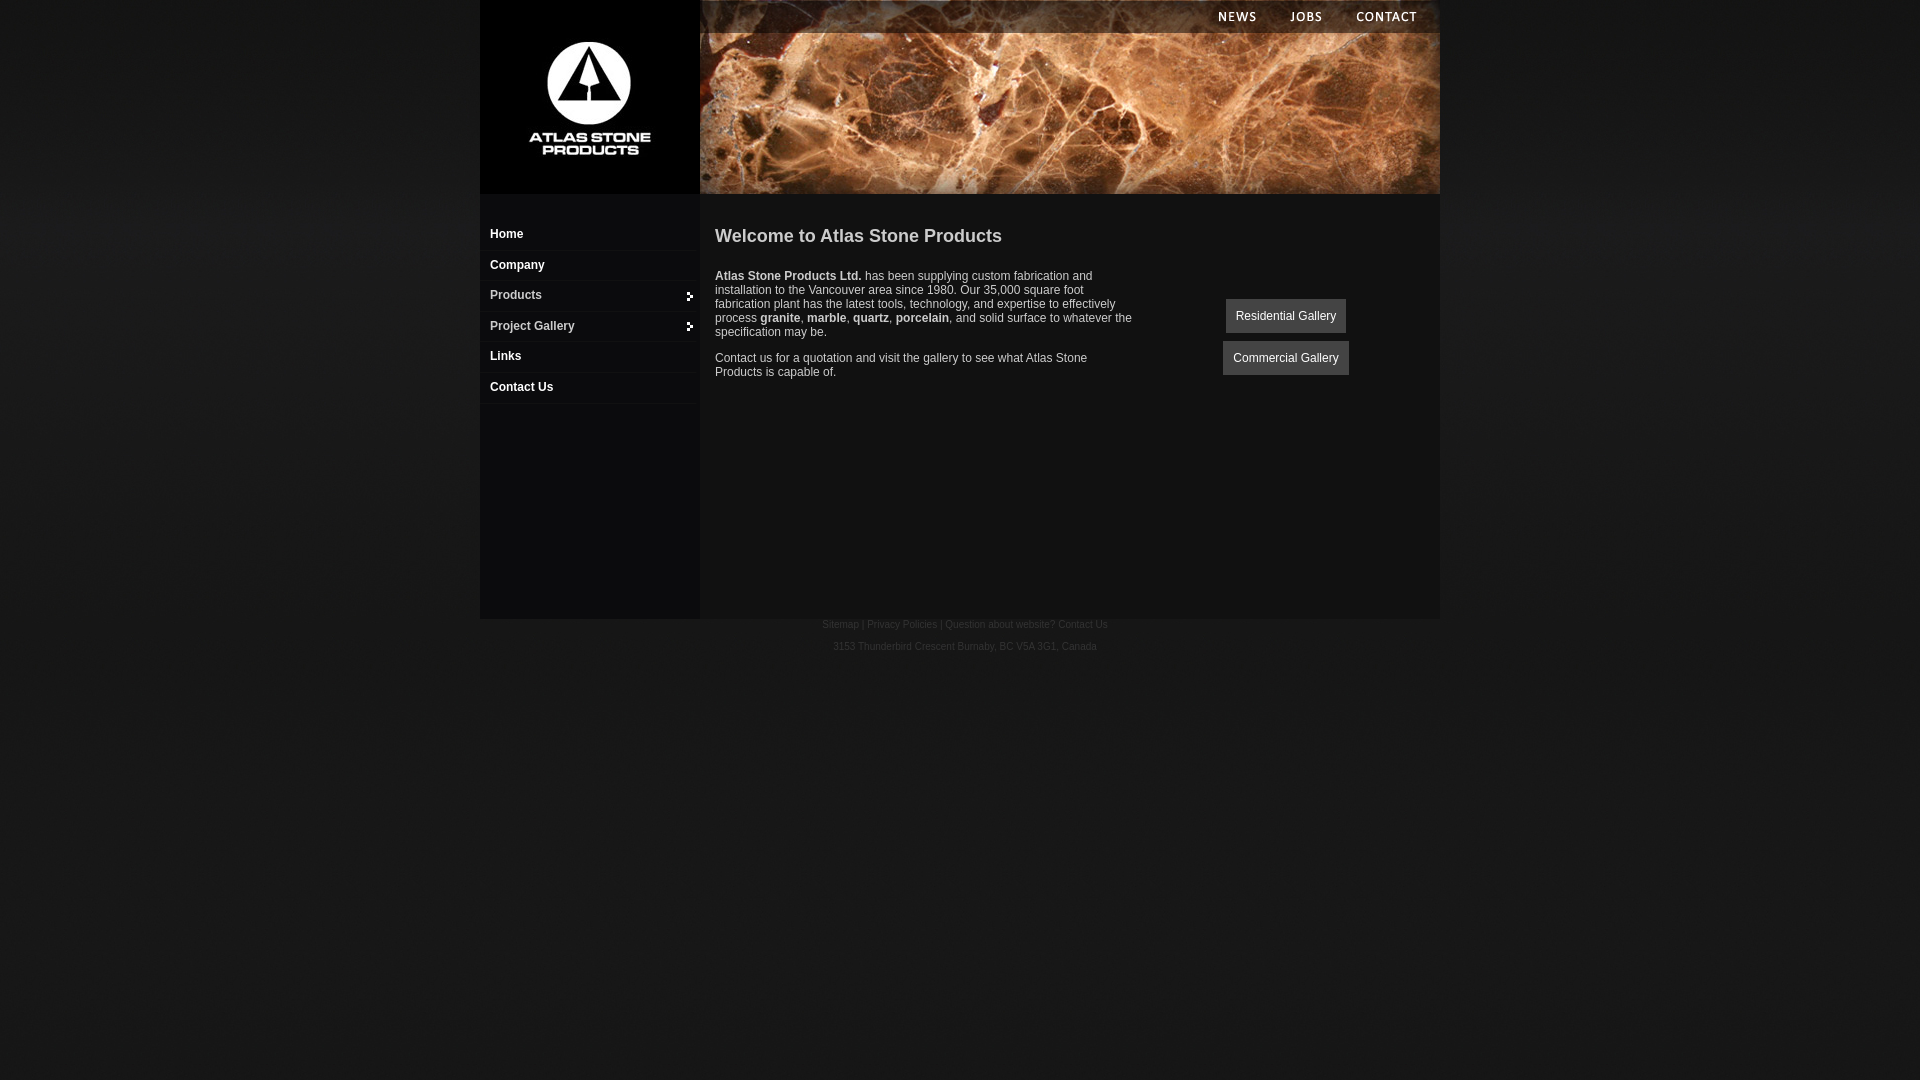 This screenshot has height=1080, width=1920. I want to click on 'Home', so click(586, 97).